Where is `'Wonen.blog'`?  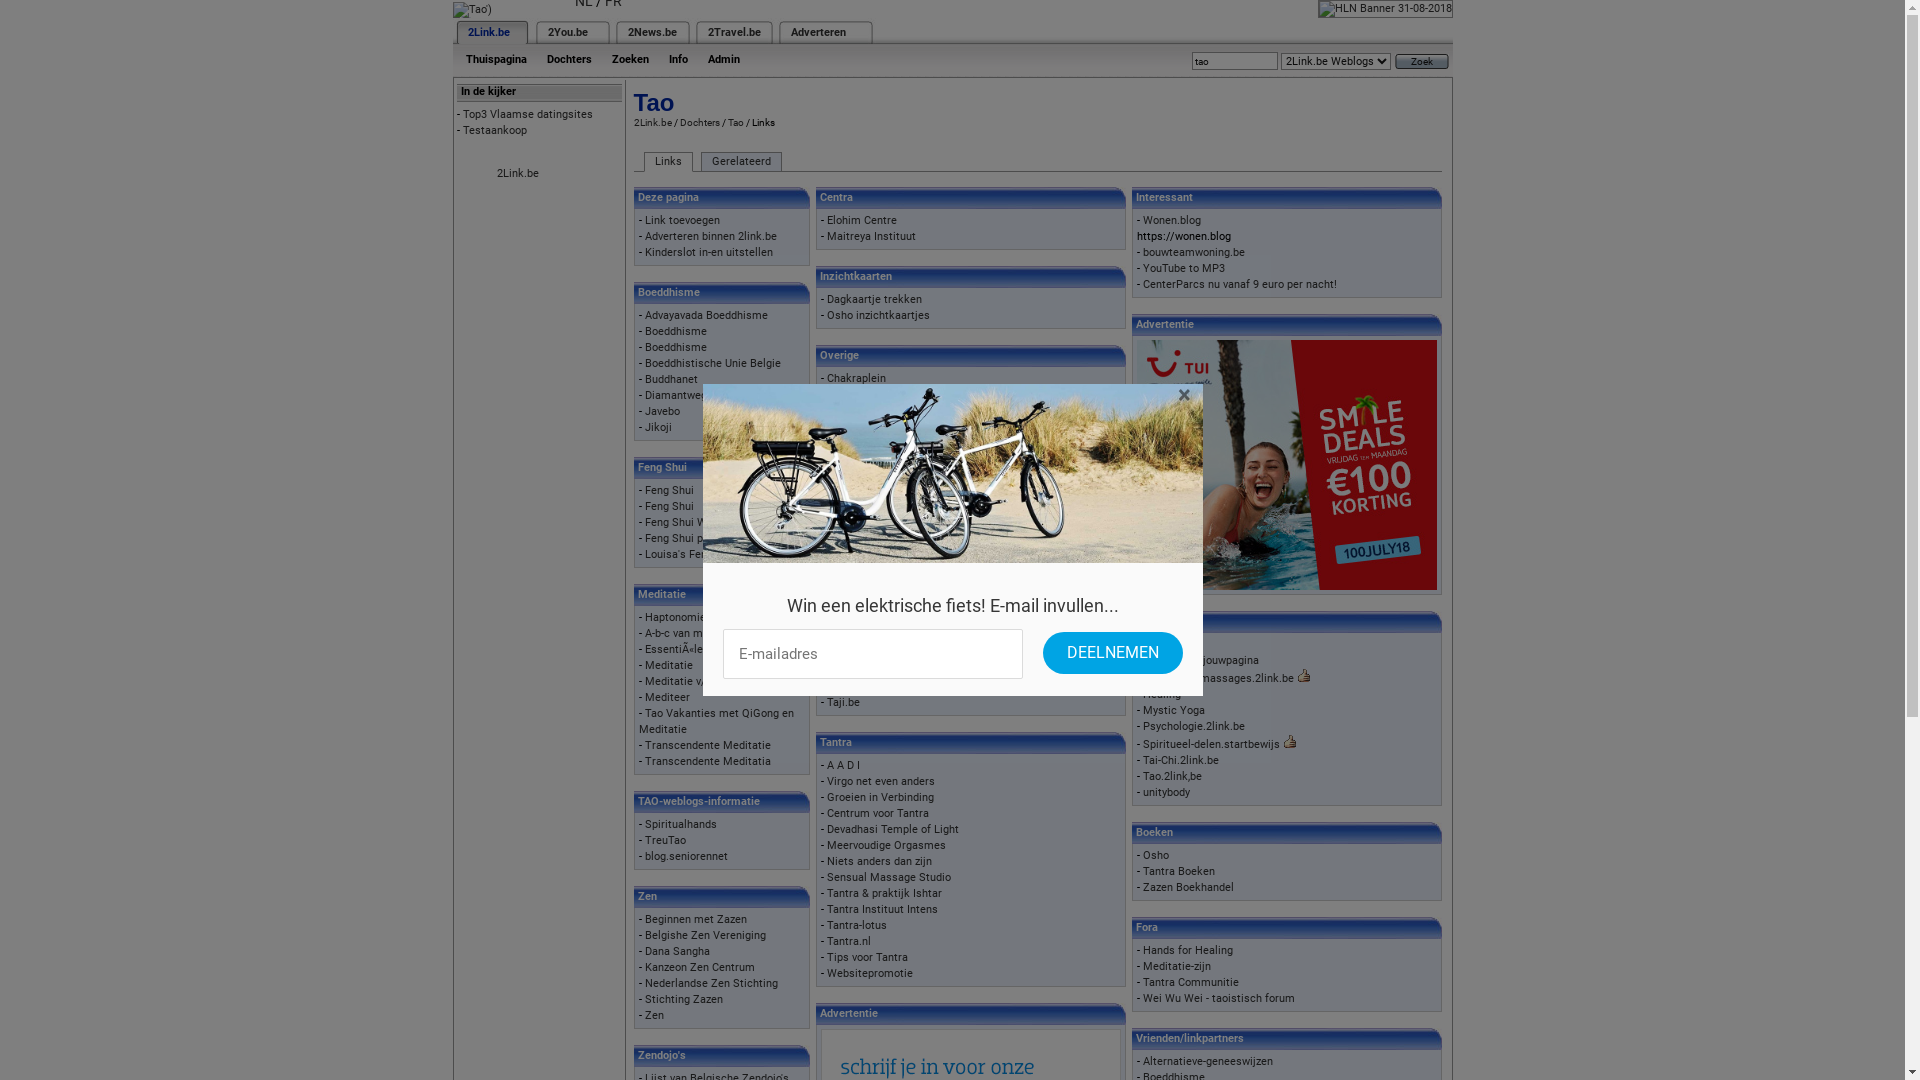
'Wonen.blog' is located at coordinates (1171, 220).